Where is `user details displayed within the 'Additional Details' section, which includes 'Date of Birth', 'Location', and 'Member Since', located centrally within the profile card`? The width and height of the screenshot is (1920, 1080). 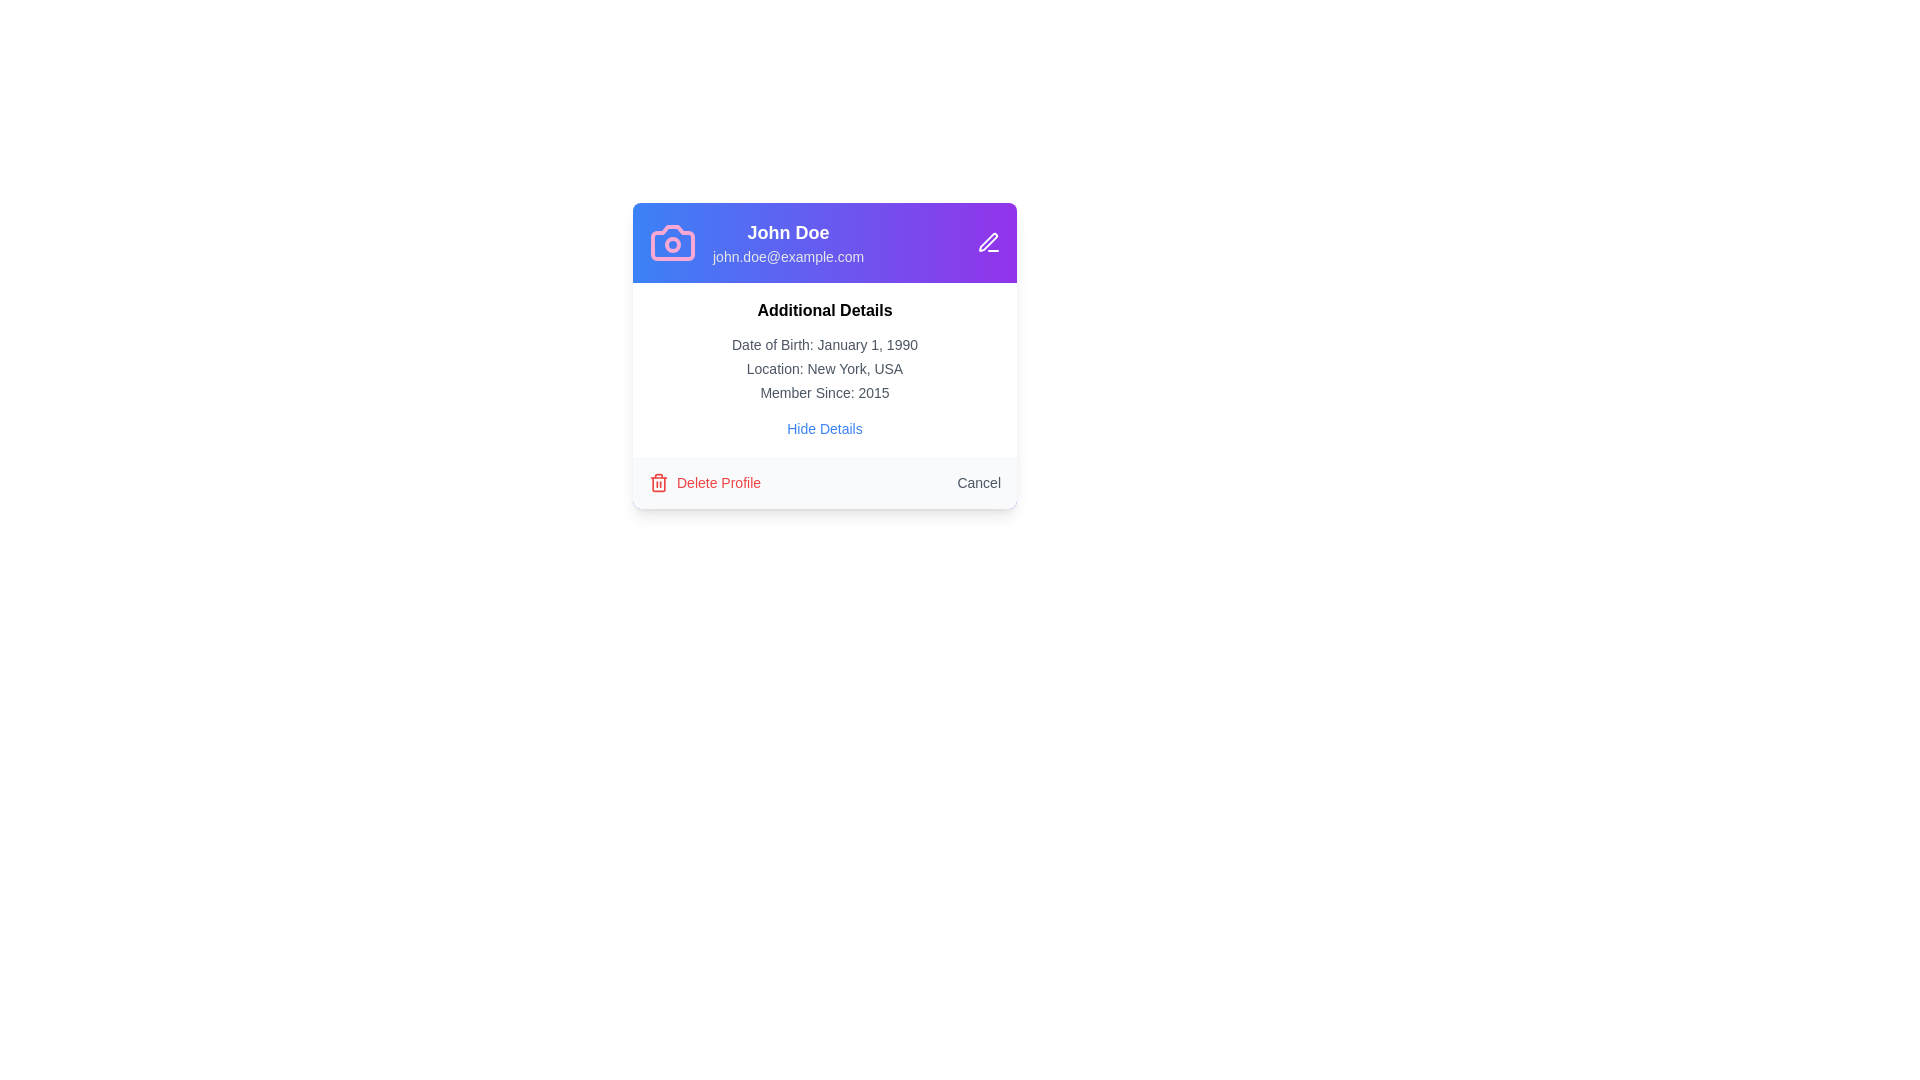
user details displayed within the 'Additional Details' section, which includes 'Date of Birth', 'Location', and 'Member Since', located centrally within the profile card is located at coordinates (825, 370).